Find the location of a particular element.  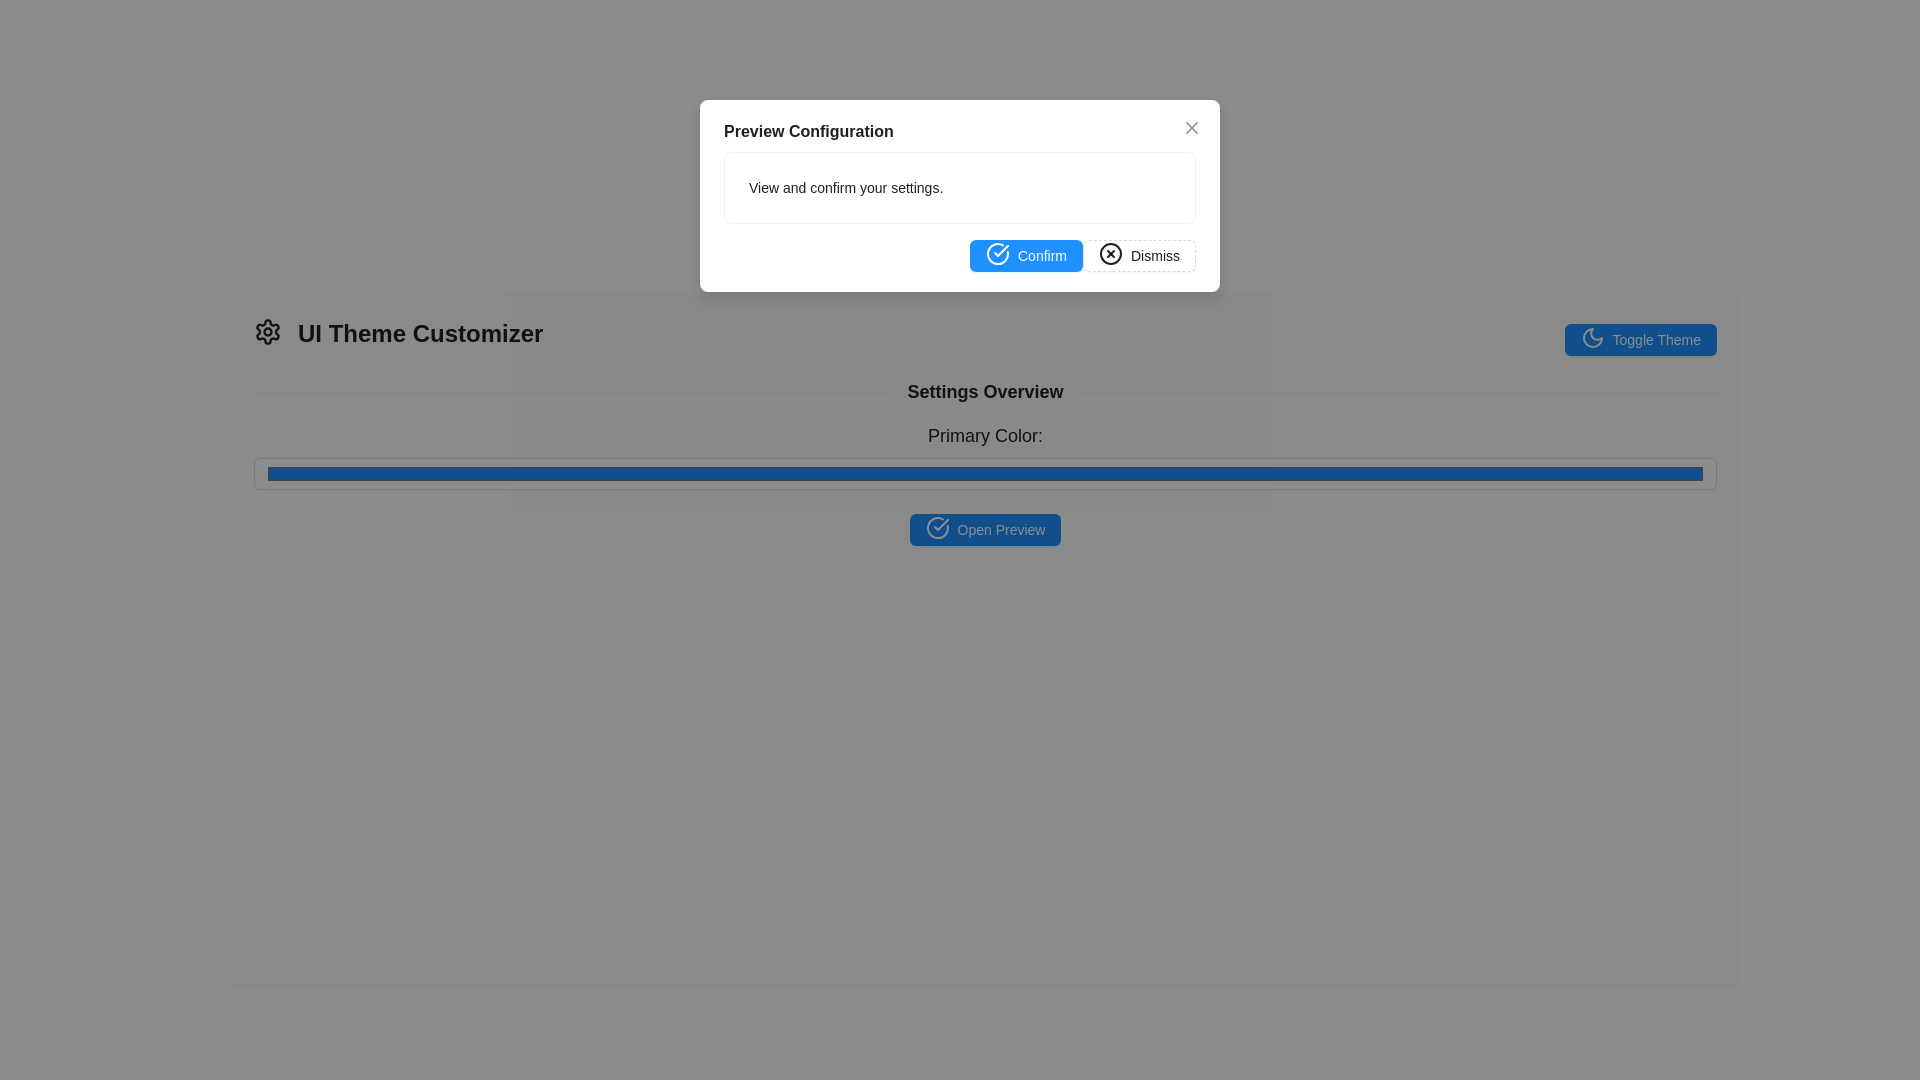

the confirmation icon located within the 'Open Preview' button, which is positioned below the primary color configuration section in the UI is located at coordinates (935, 528).